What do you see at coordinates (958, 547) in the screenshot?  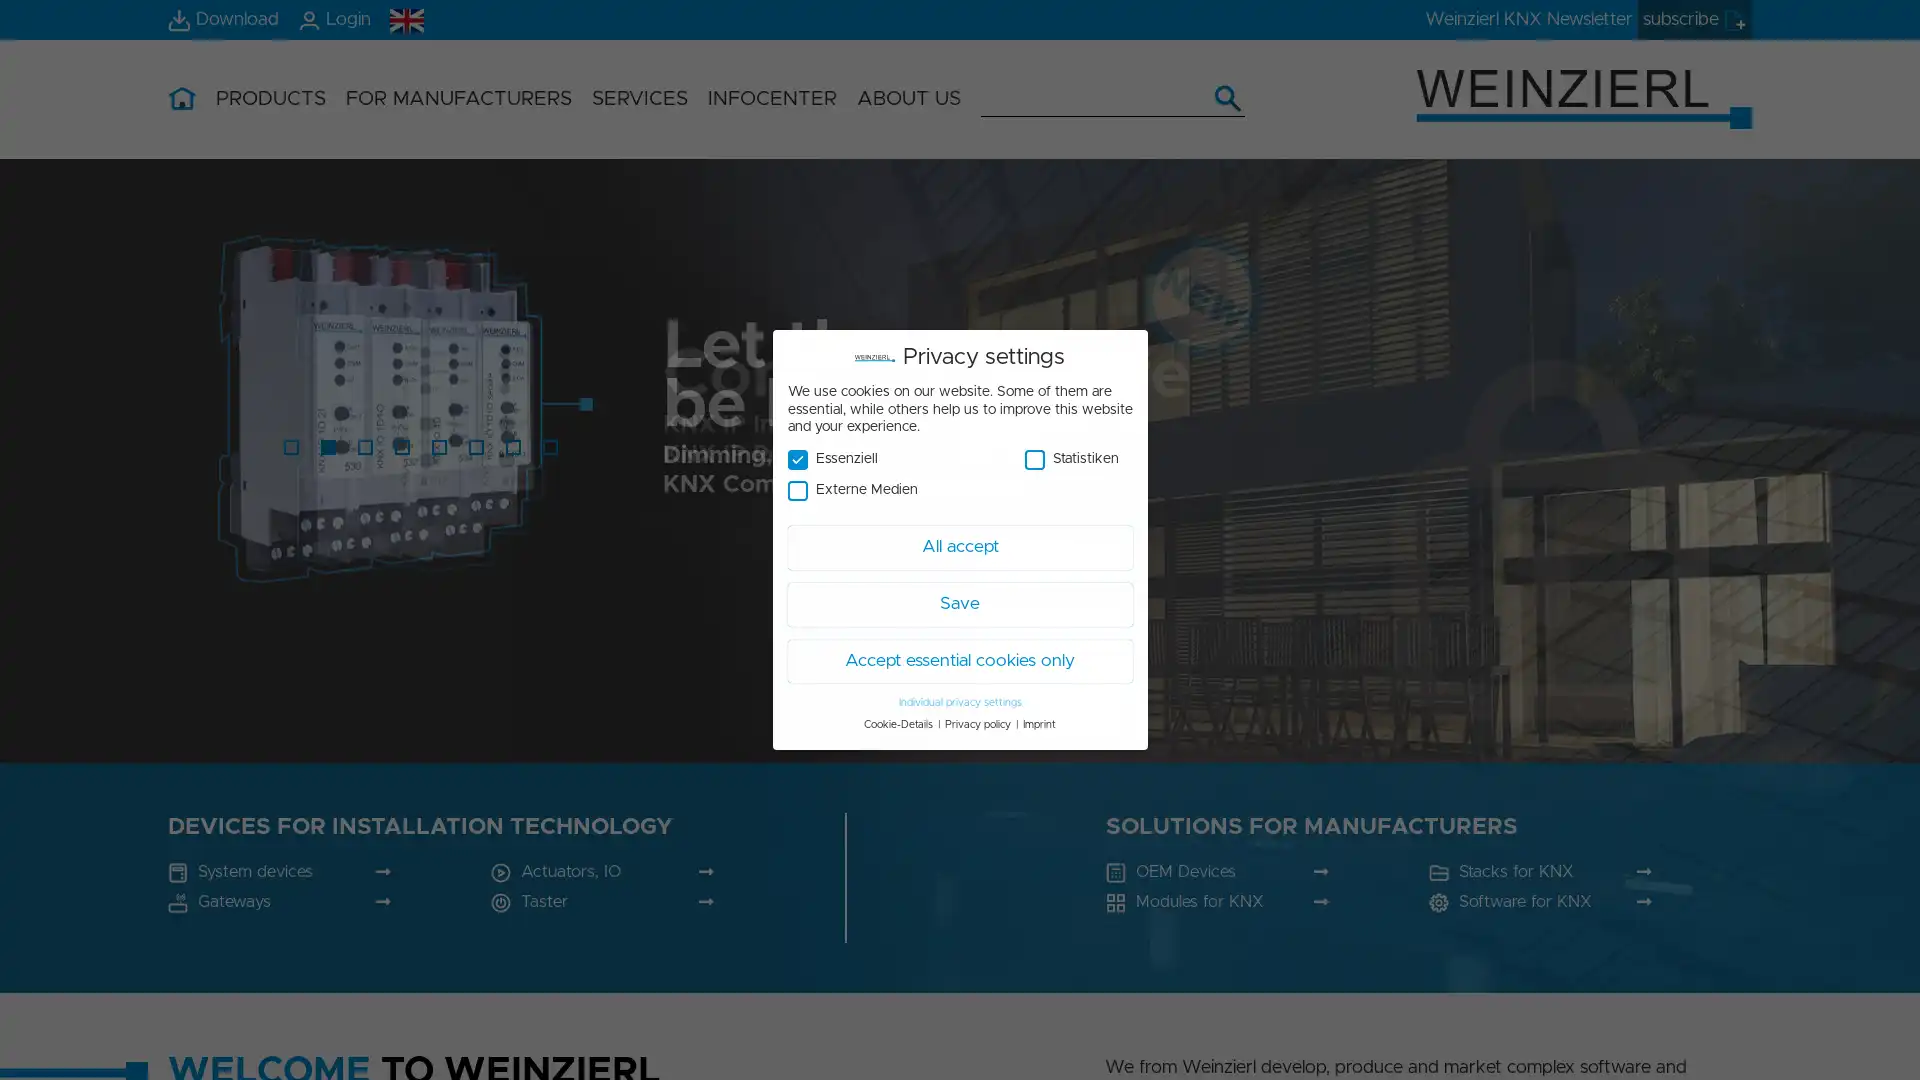 I see `All accept` at bounding box center [958, 547].